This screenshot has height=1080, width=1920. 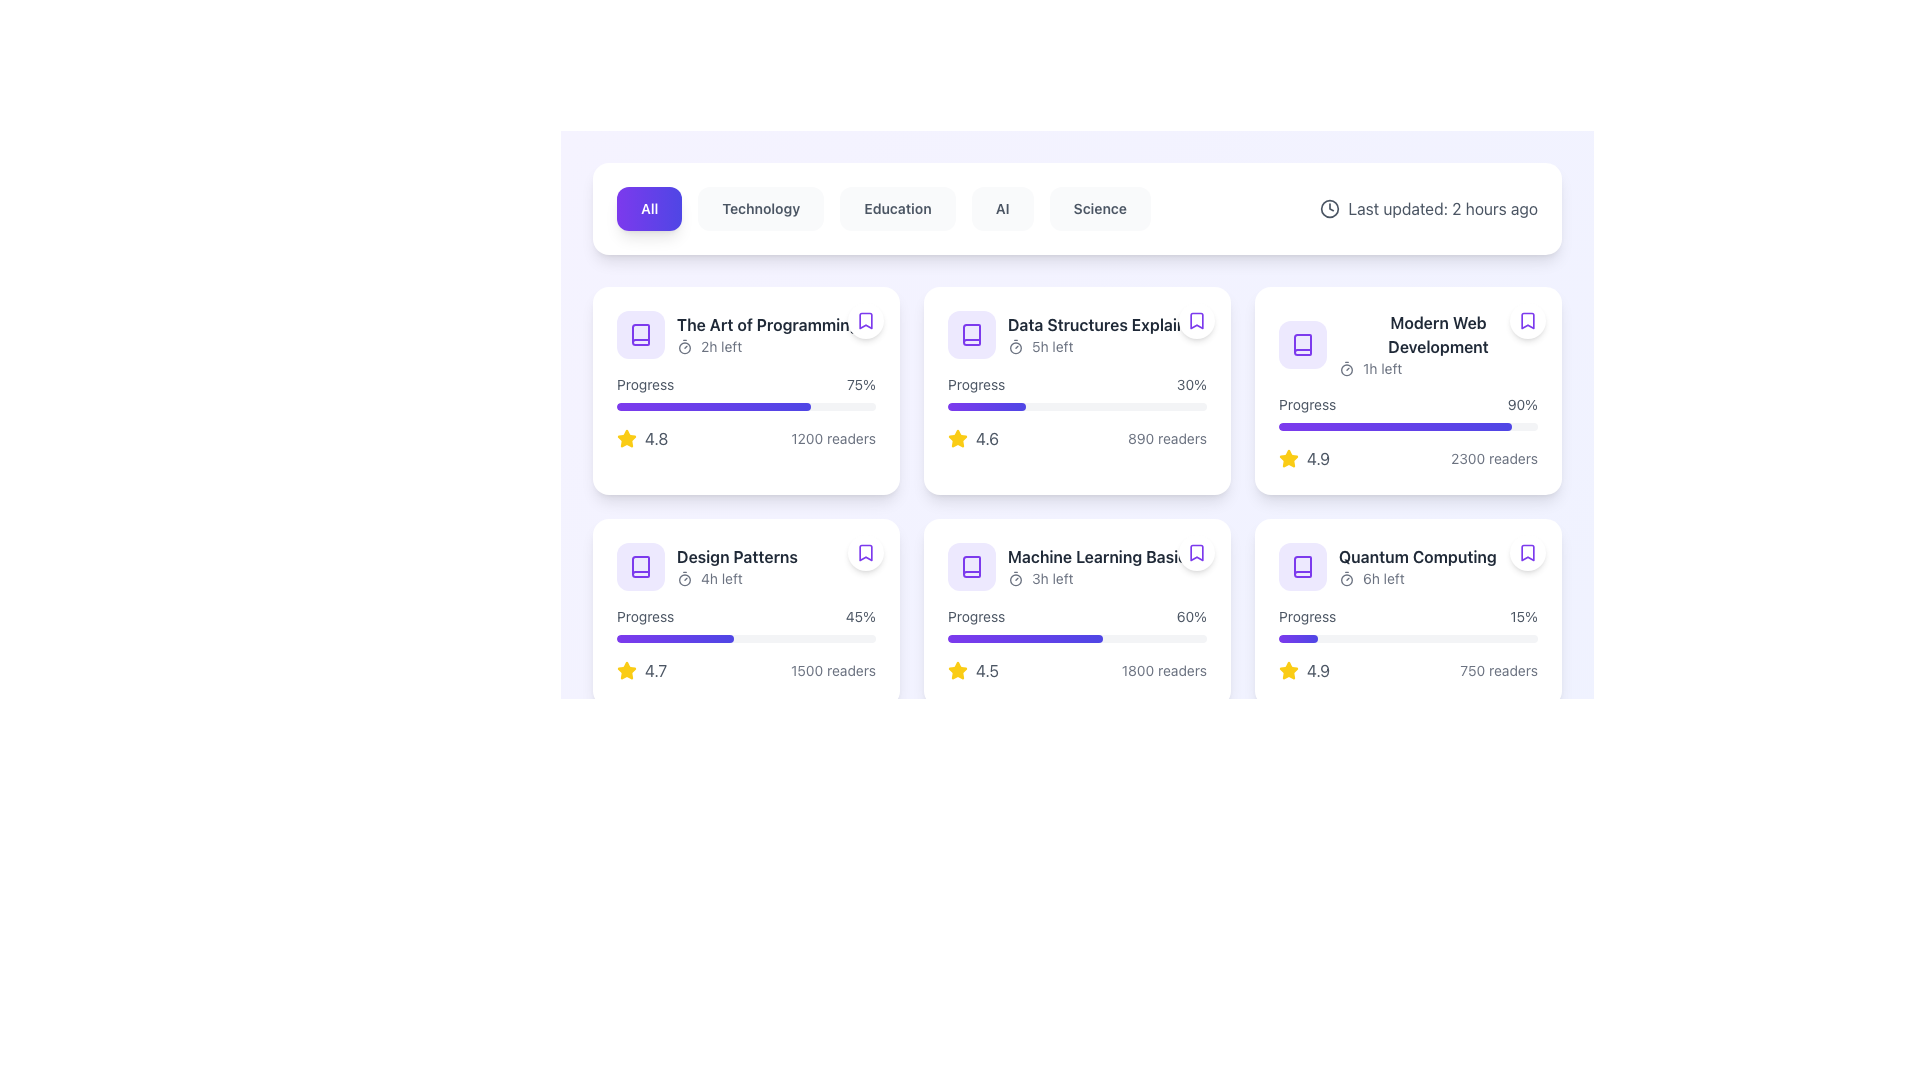 What do you see at coordinates (1164, 671) in the screenshot?
I see `text label displaying '1800 readers' located in the bottom right corner of the card labeled 'Machine Learning Basics.'` at bounding box center [1164, 671].